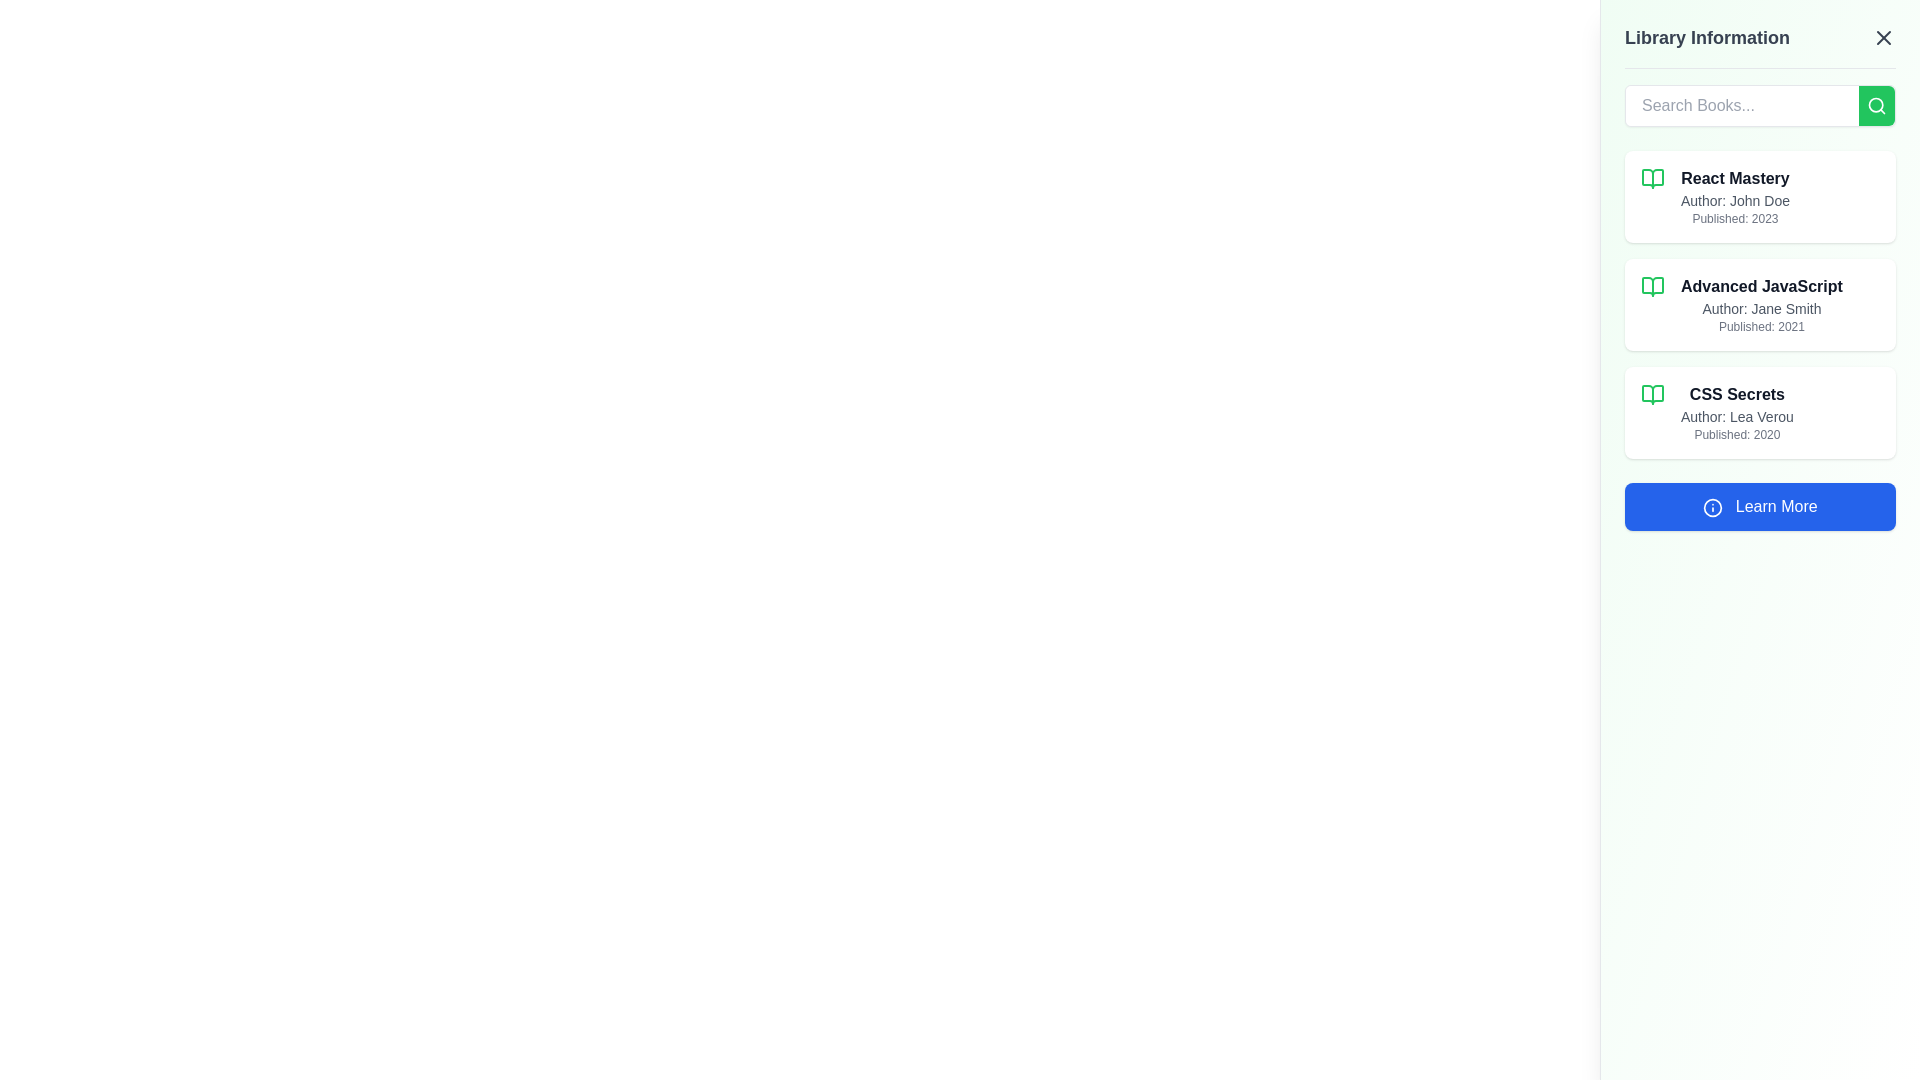 This screenshot has height=1080, width=1920. What do you see at coordinates (1712, 506) in the screenshot?
I see `the small circular information icon with a blue outline located to the left of the 'Learn More' button` at bounding box center [1712, 506].